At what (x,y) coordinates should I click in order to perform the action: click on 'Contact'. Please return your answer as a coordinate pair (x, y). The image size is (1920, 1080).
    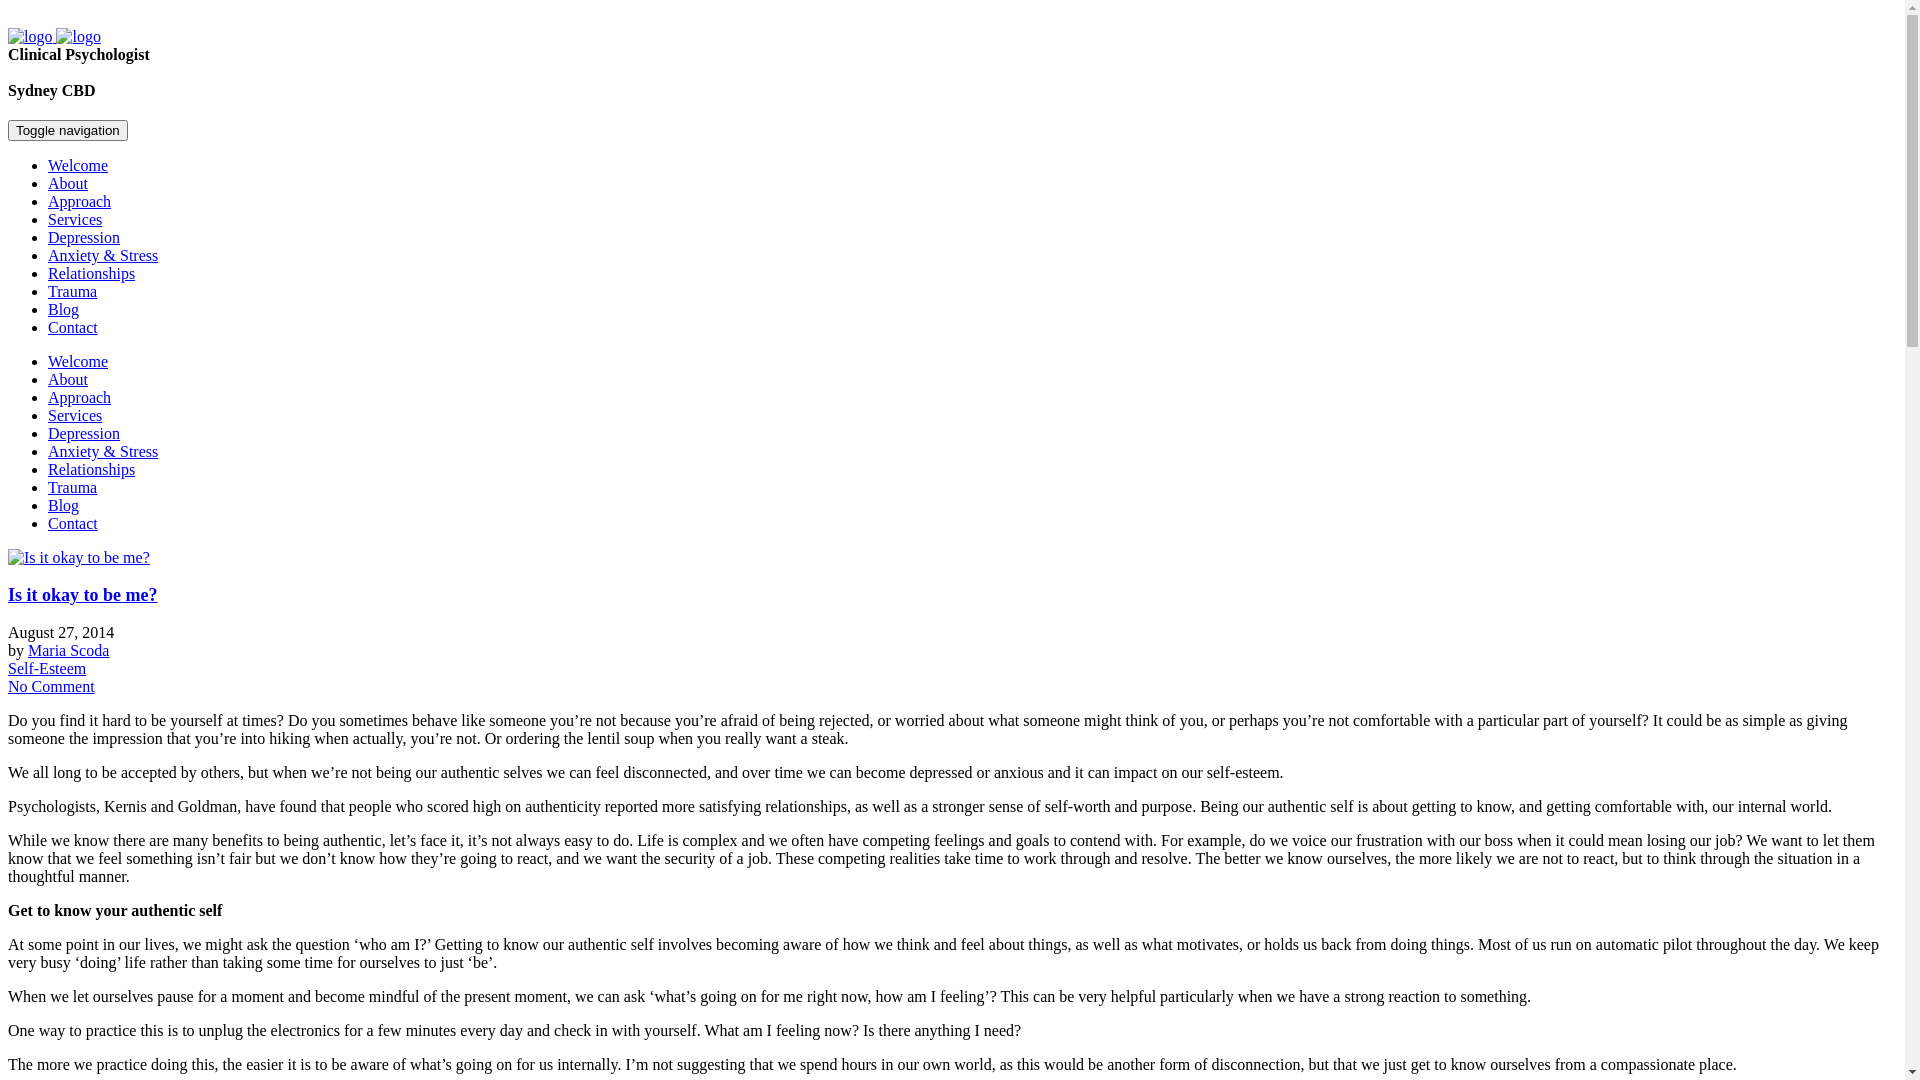
    Looking at the image, I should click on (72, 522).